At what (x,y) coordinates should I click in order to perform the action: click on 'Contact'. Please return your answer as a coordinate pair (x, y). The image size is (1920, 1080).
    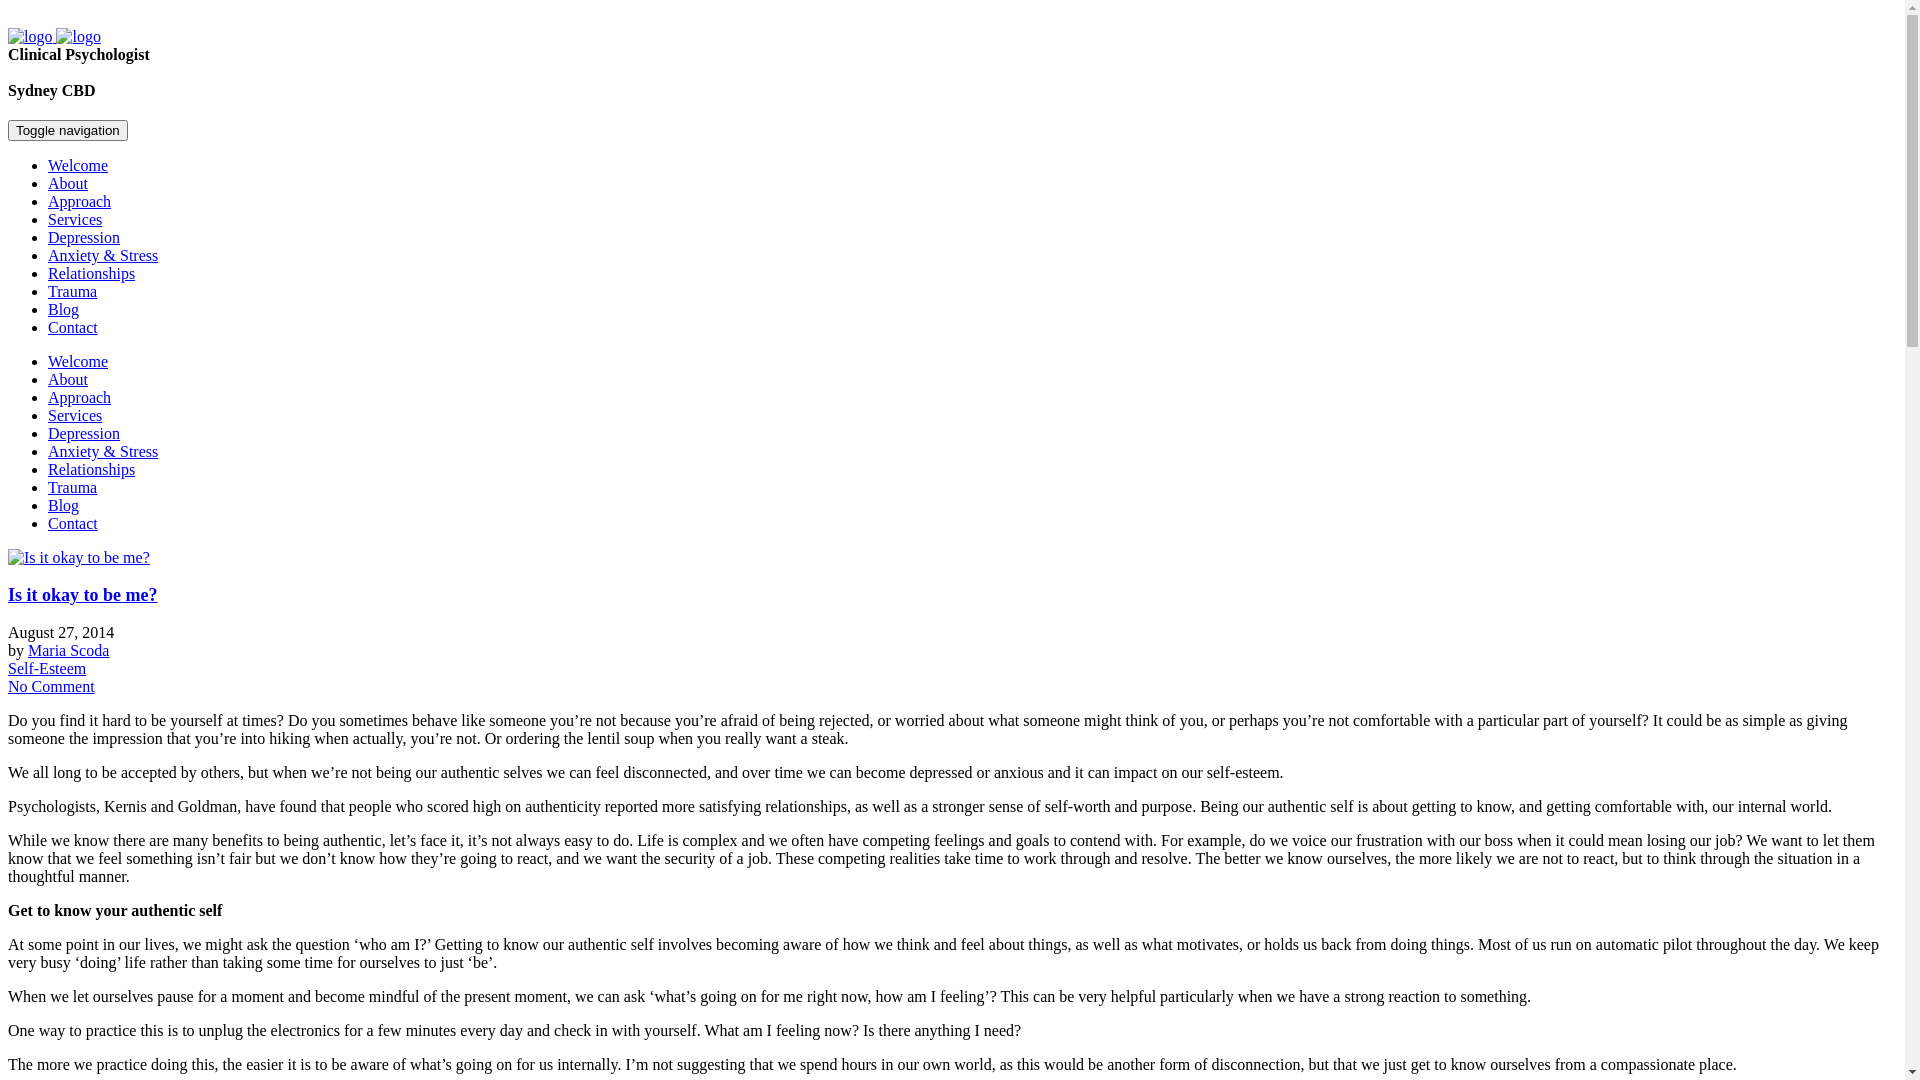
    Looking at the image, I should click on (72, 522).